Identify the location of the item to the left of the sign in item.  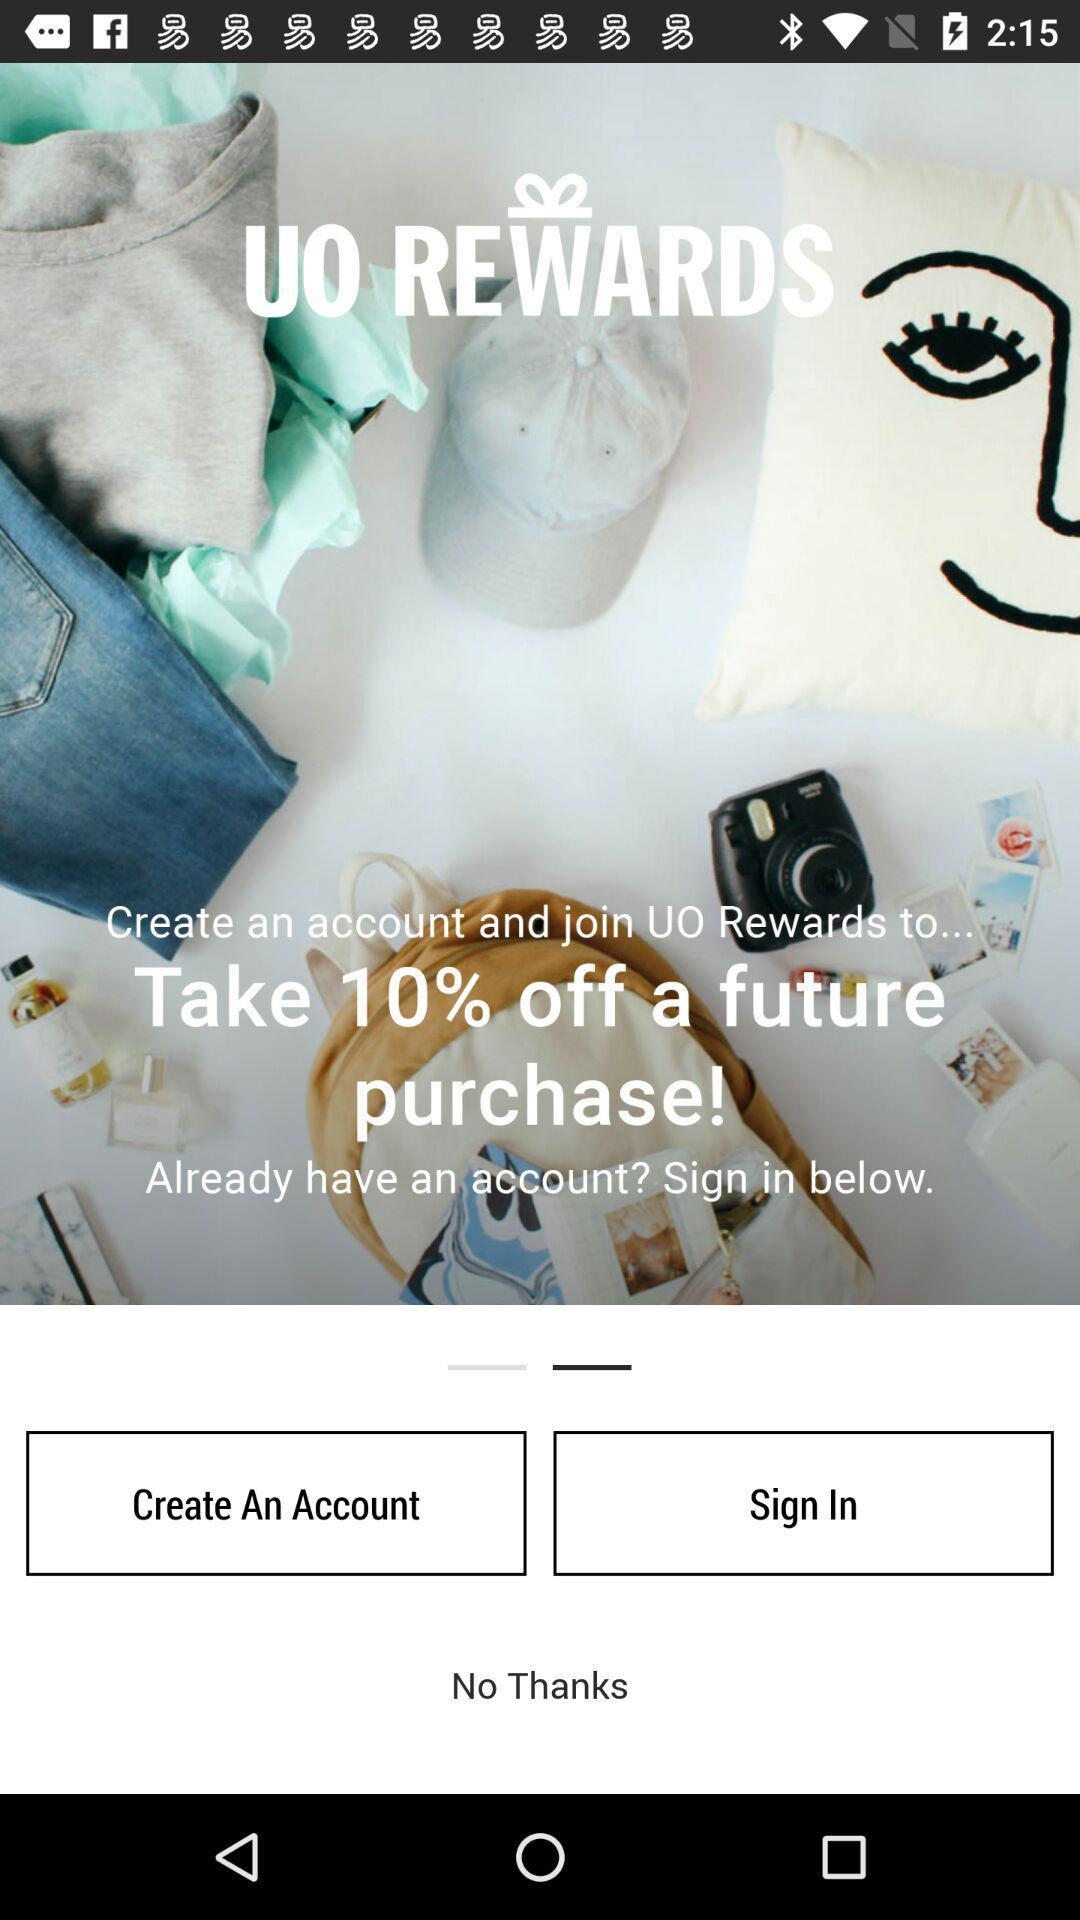
(276, 1503).